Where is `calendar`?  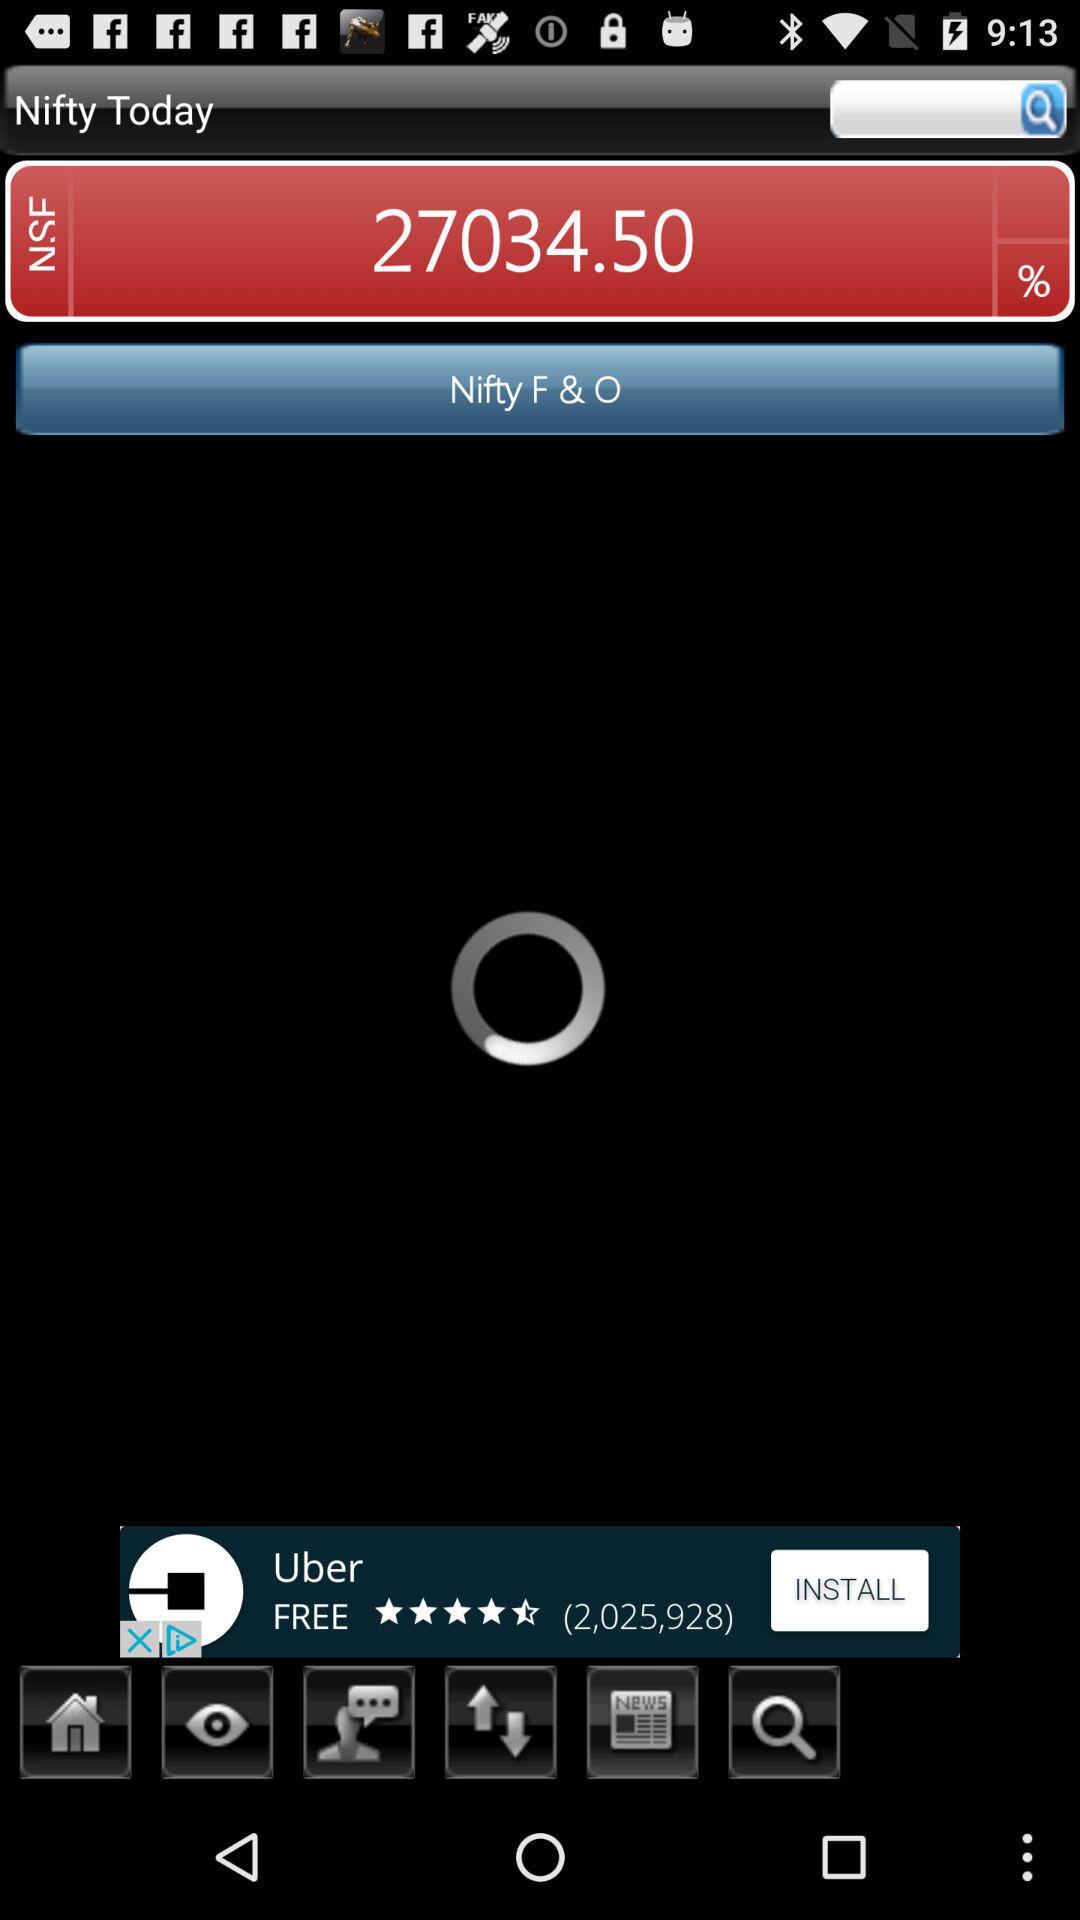 calendar is located at coordinates (643, 1727).